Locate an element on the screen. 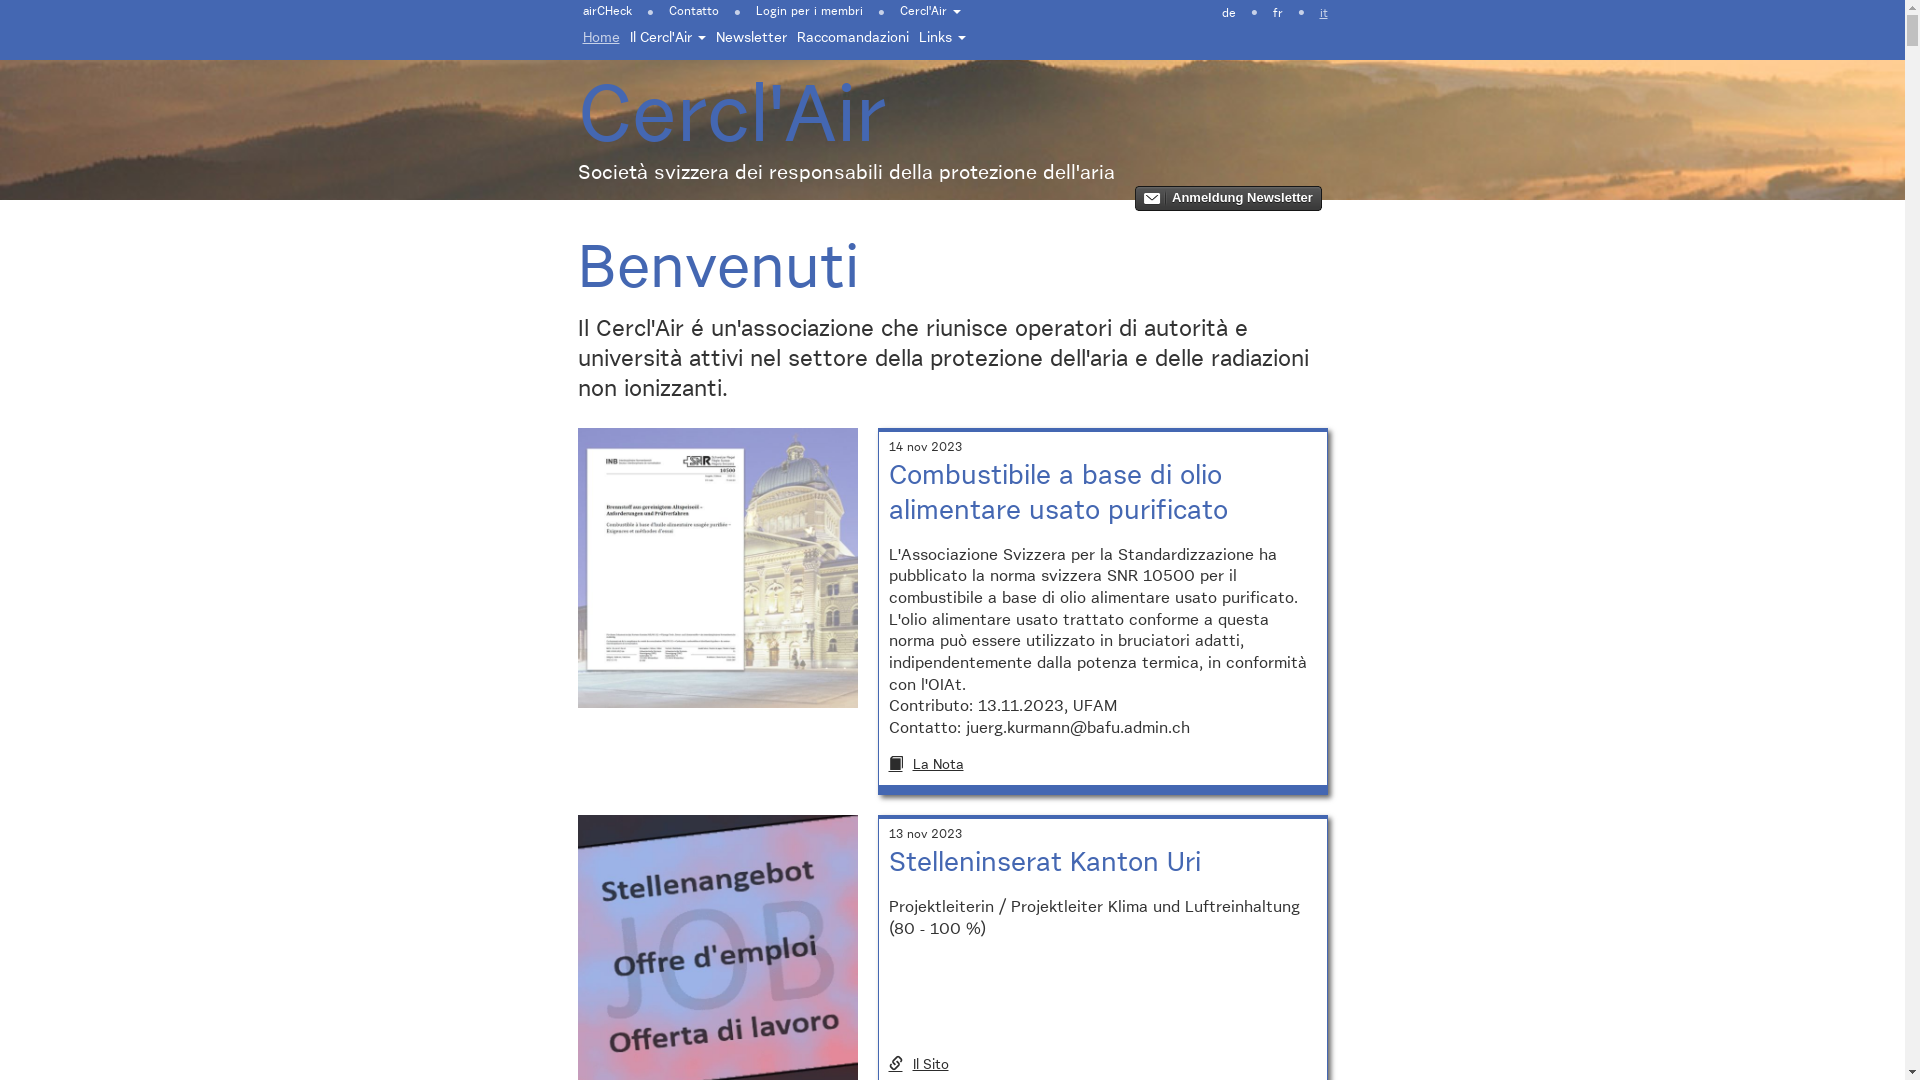  'Login per i membri' is located at coordinates (808, 10).